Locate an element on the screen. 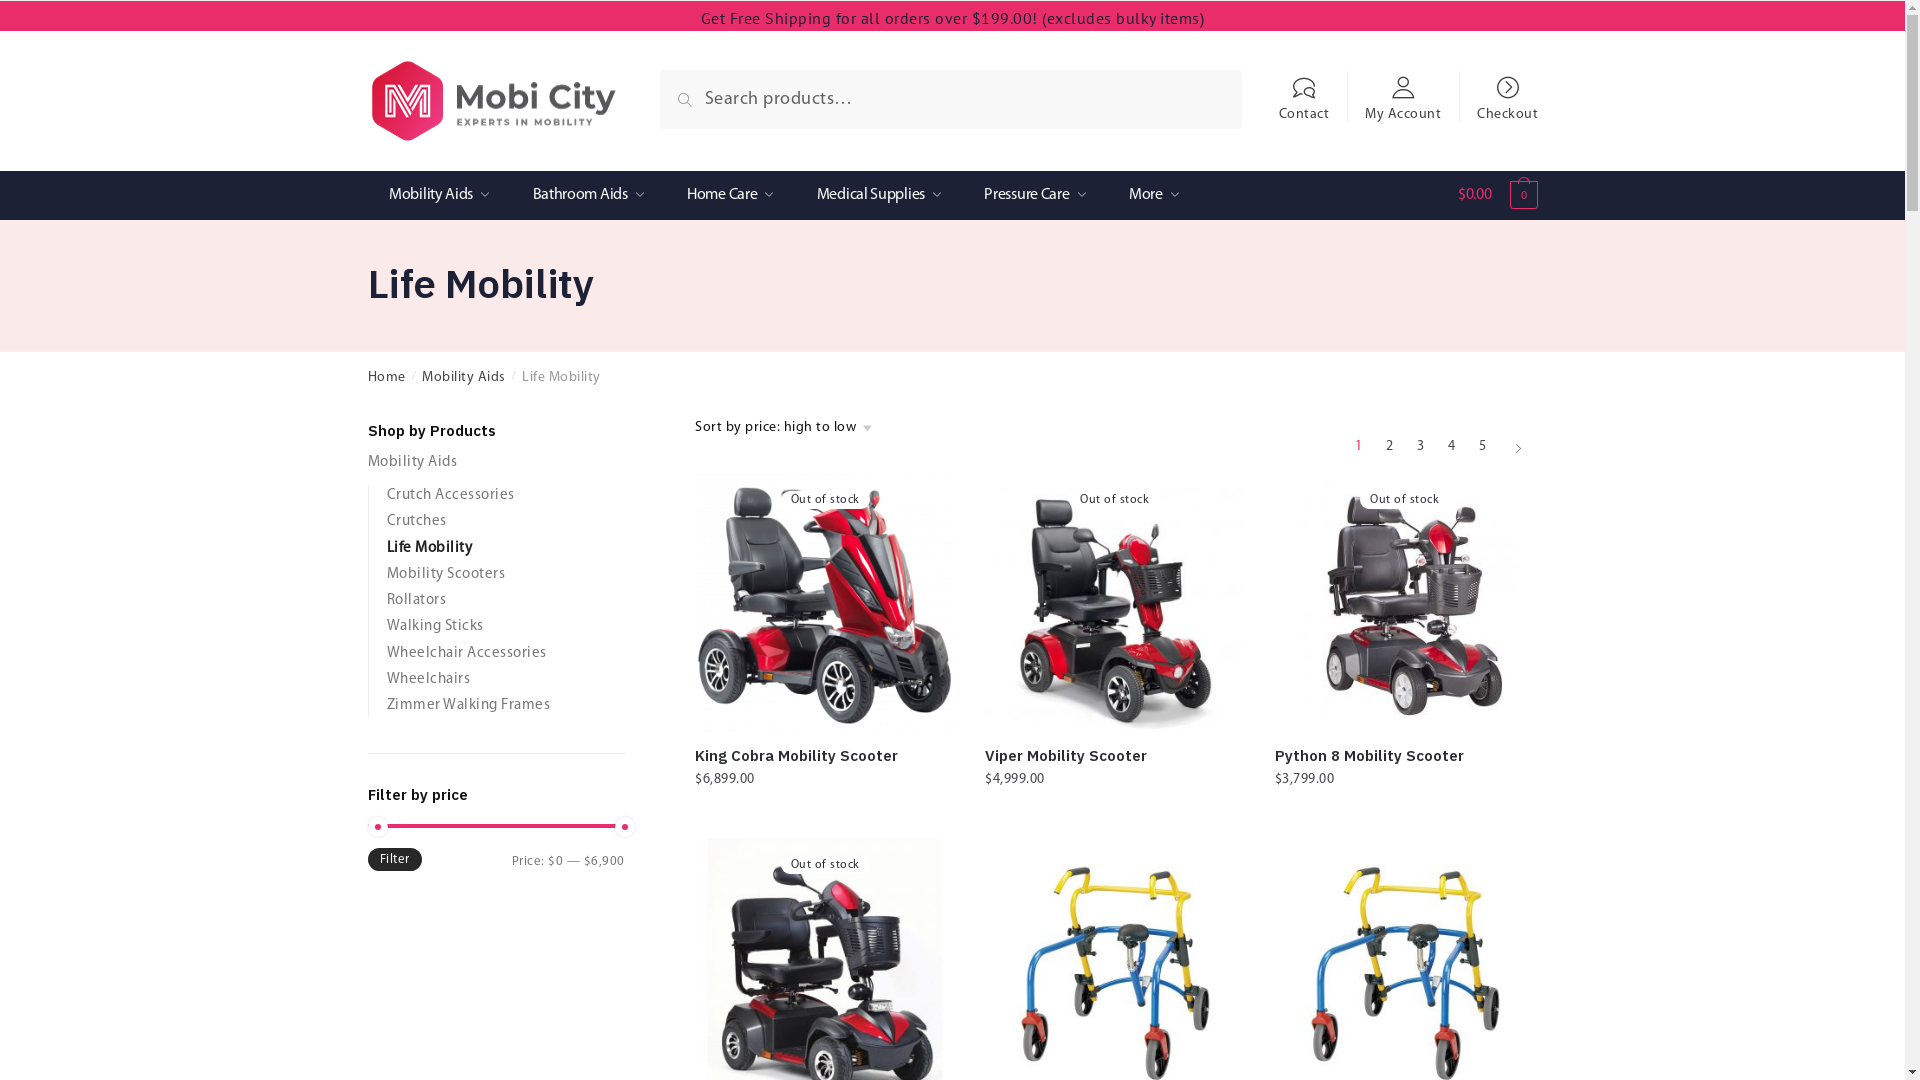 This screenshot has width=1920, height=1080. '2' is located at coordinates (1387, 446).